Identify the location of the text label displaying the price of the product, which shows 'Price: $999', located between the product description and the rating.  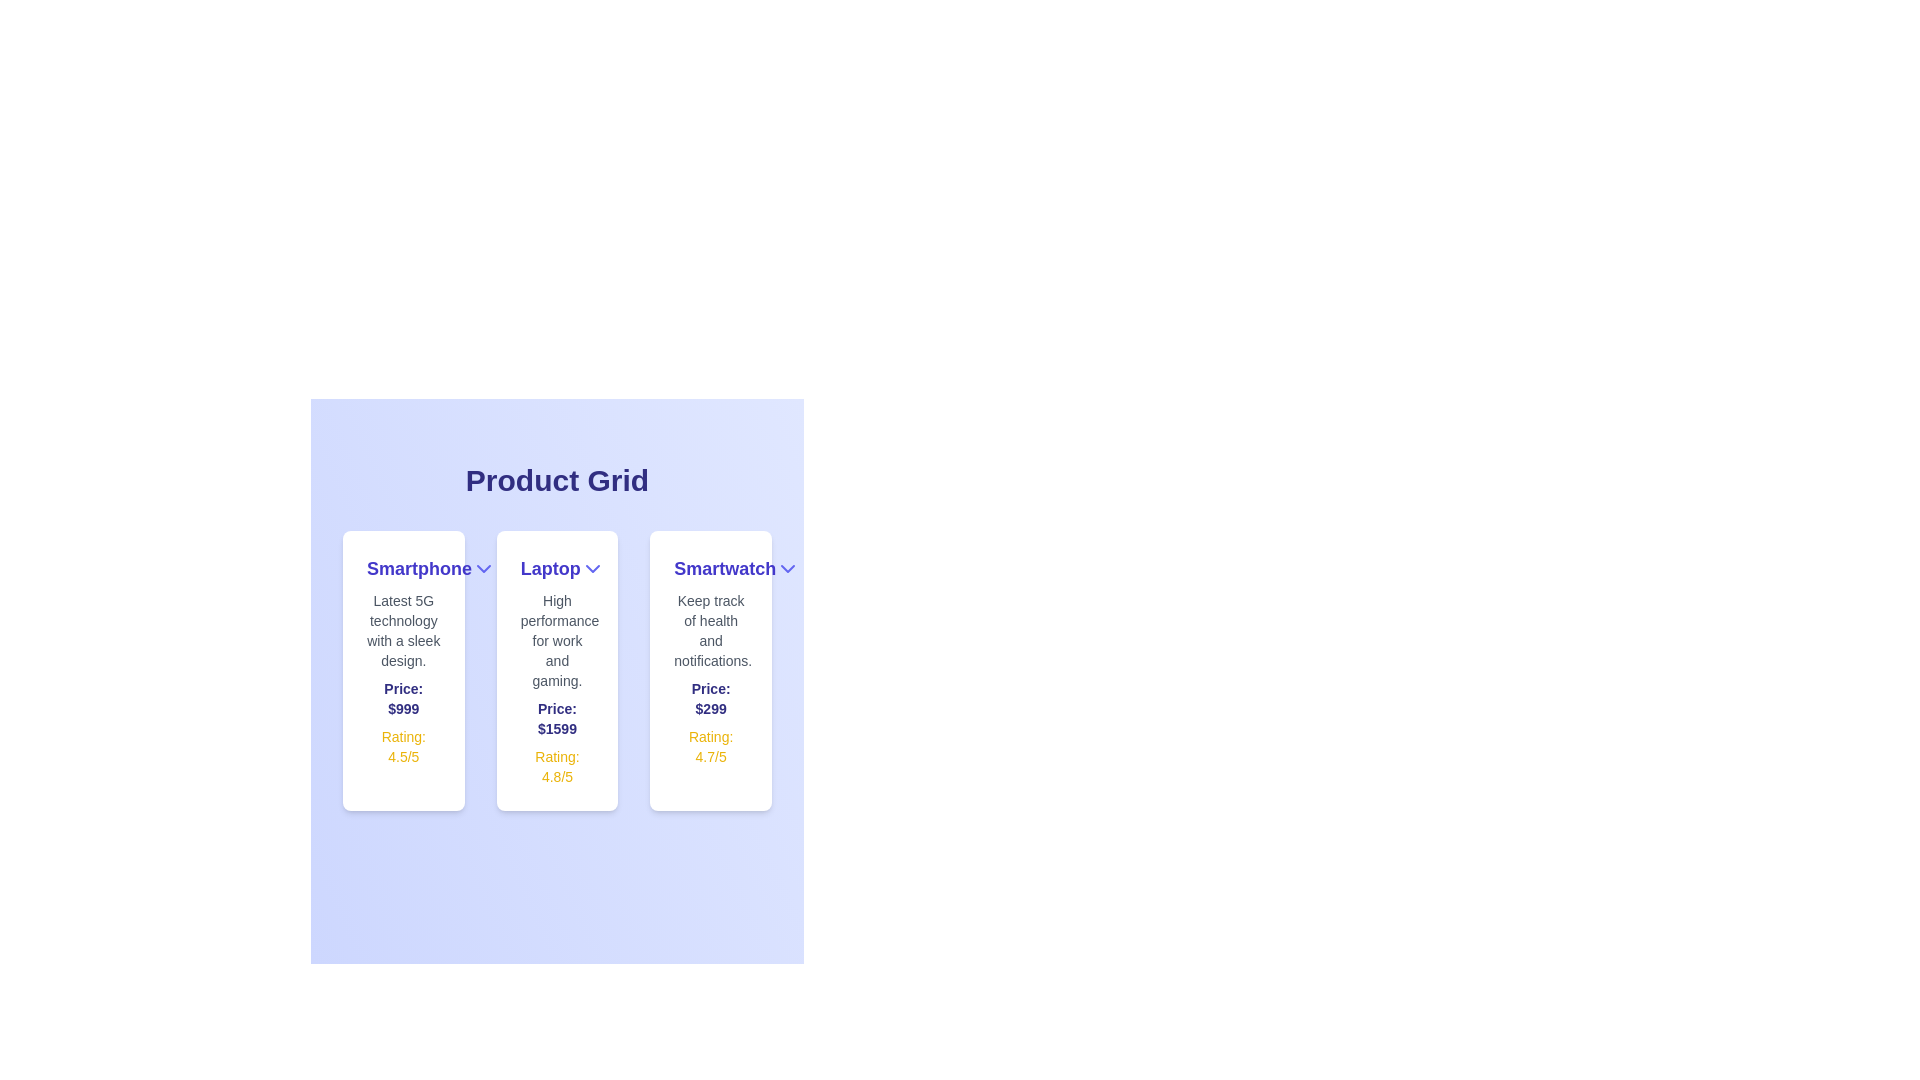
(402, 697).